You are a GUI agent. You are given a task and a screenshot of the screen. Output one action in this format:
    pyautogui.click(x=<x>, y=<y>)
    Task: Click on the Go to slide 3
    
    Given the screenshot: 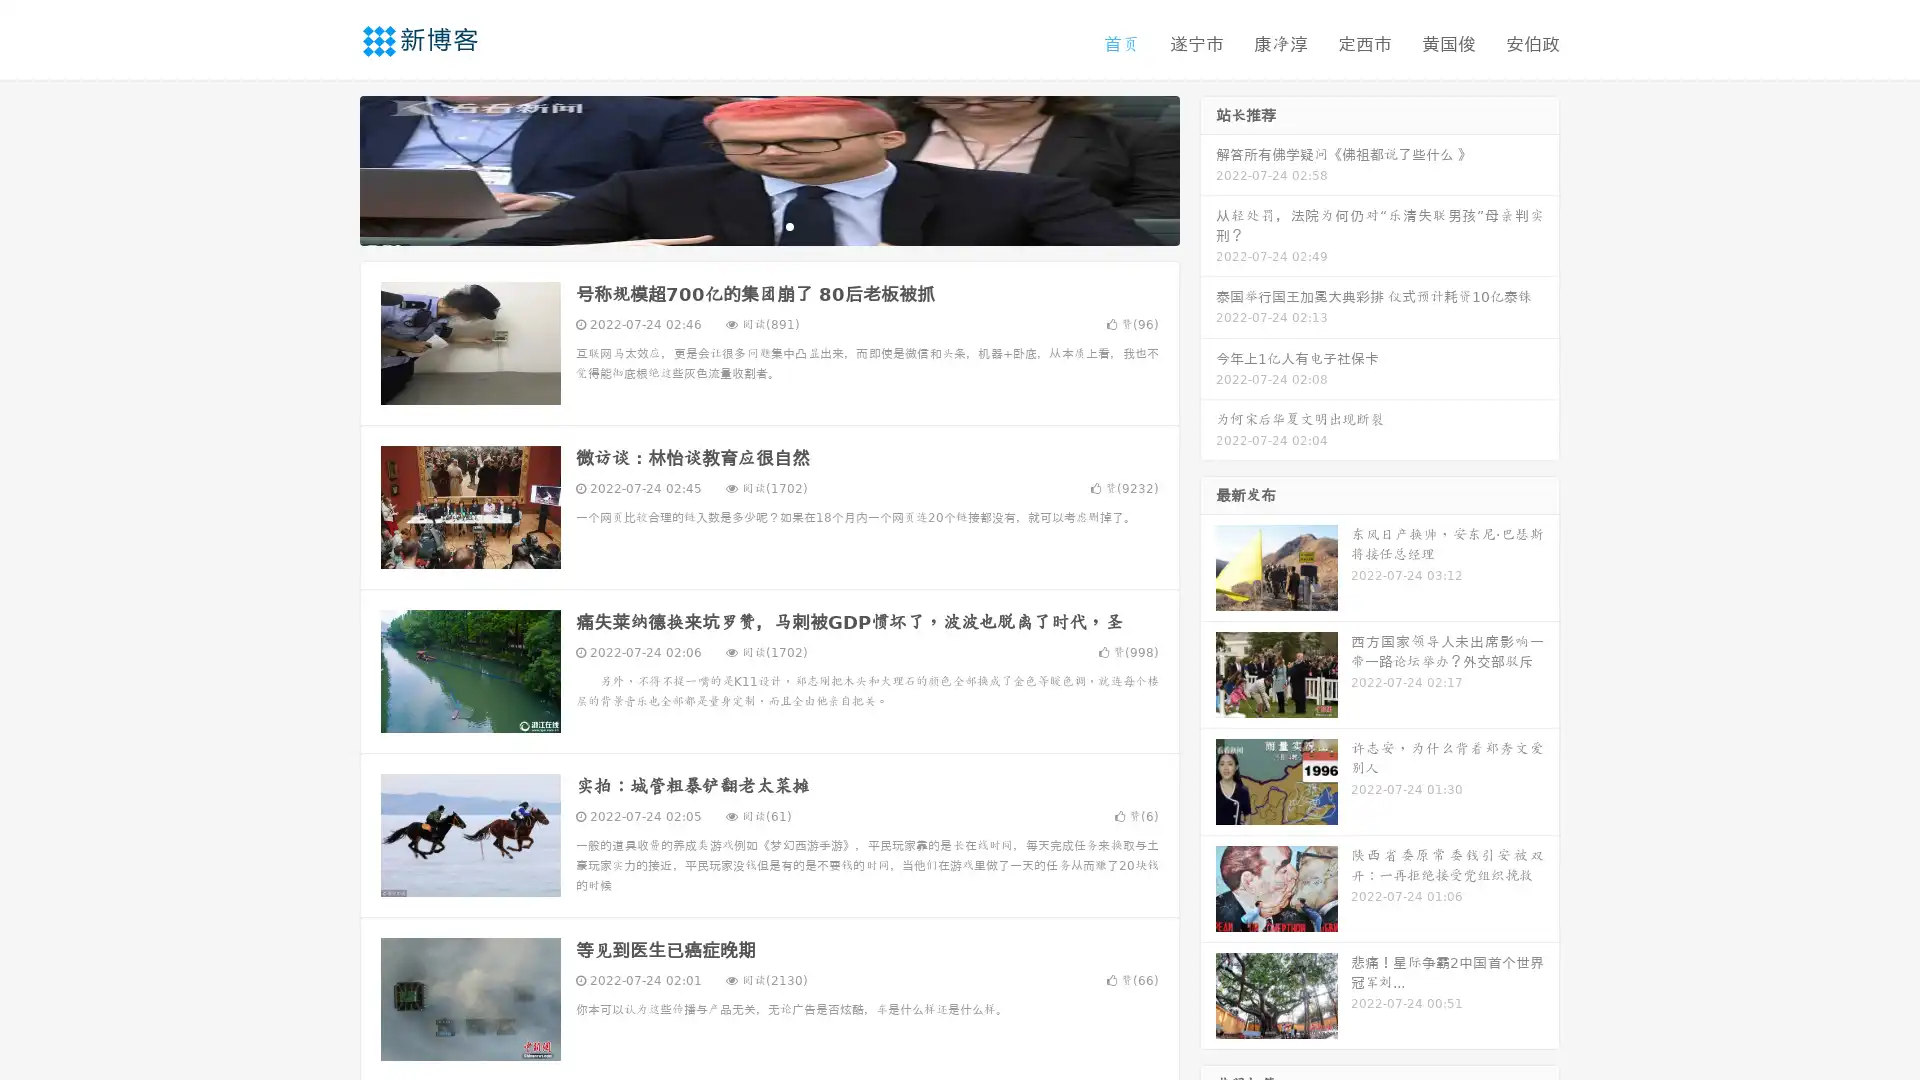 What is the action you would take?
    pyautogui.click(x=789, y=225)
    